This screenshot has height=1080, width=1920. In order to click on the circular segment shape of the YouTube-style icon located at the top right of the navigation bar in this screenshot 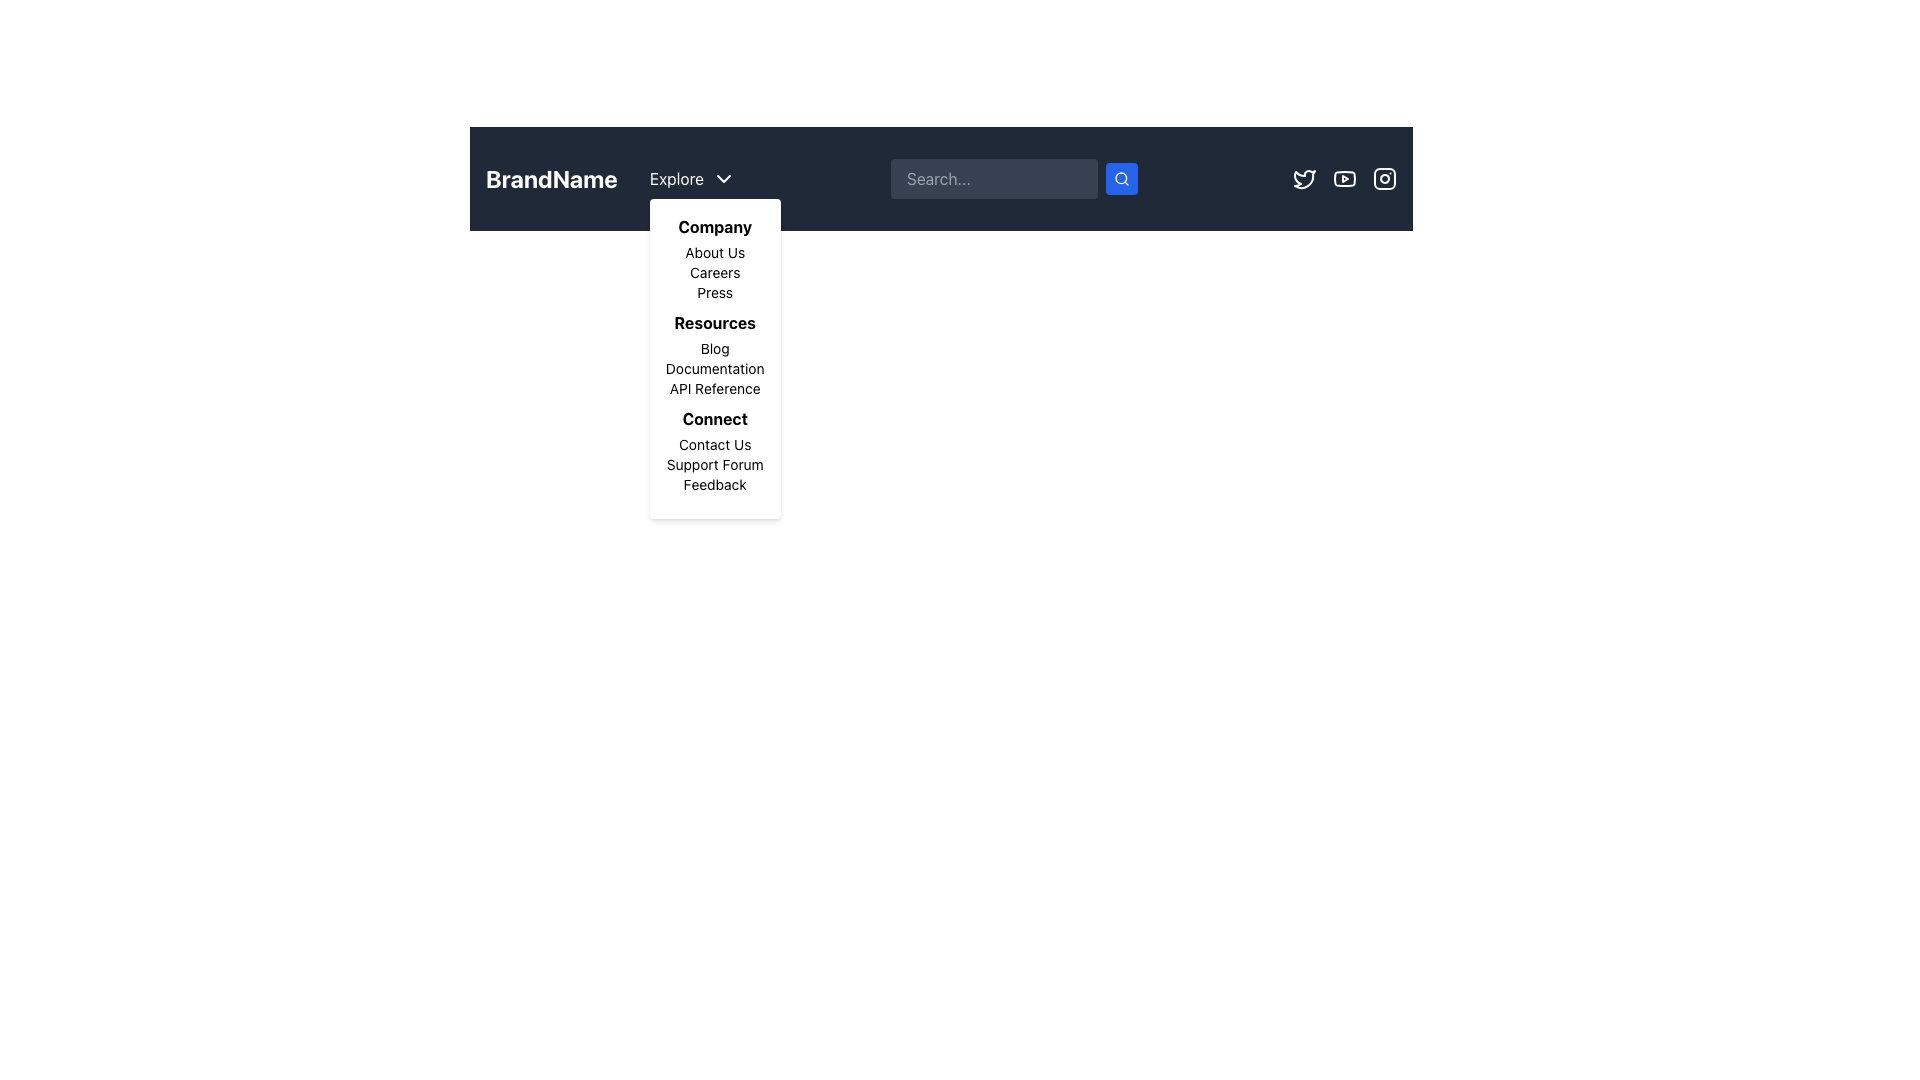, I will do `click(1344, 177)`.